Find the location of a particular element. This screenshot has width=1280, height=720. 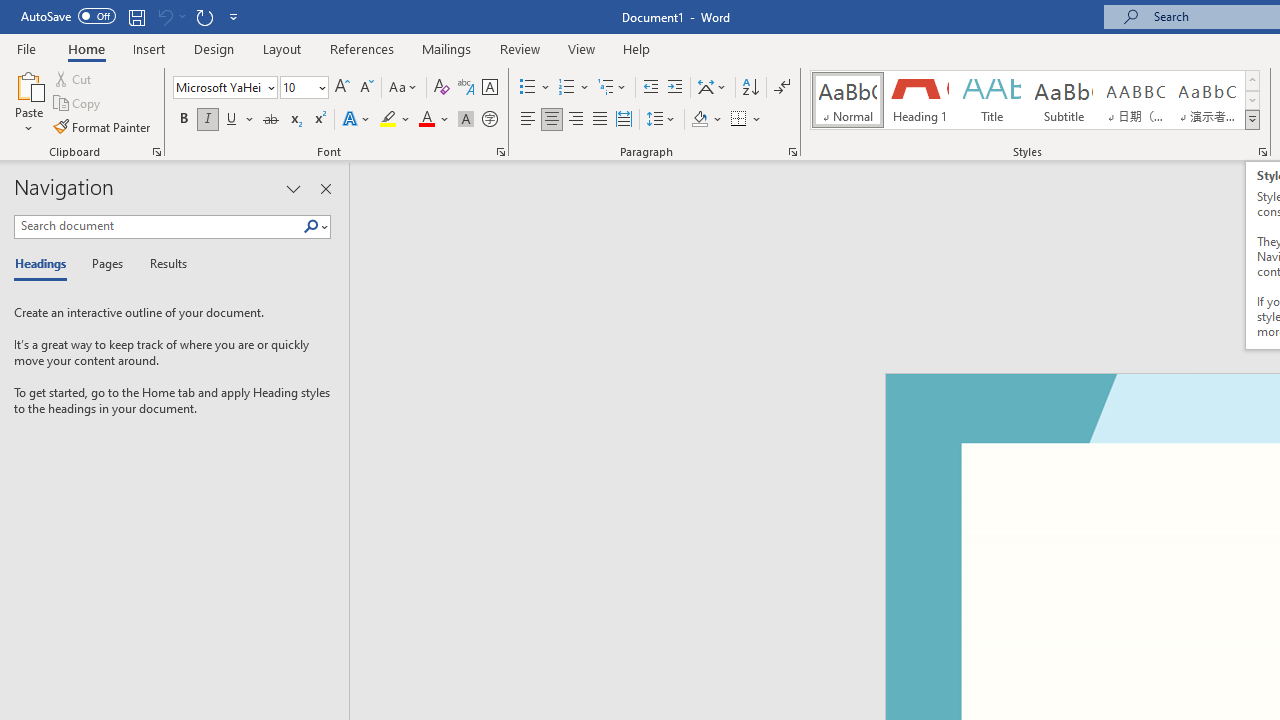

'Repeat Doc Close' is located at coordinates (204, 16).